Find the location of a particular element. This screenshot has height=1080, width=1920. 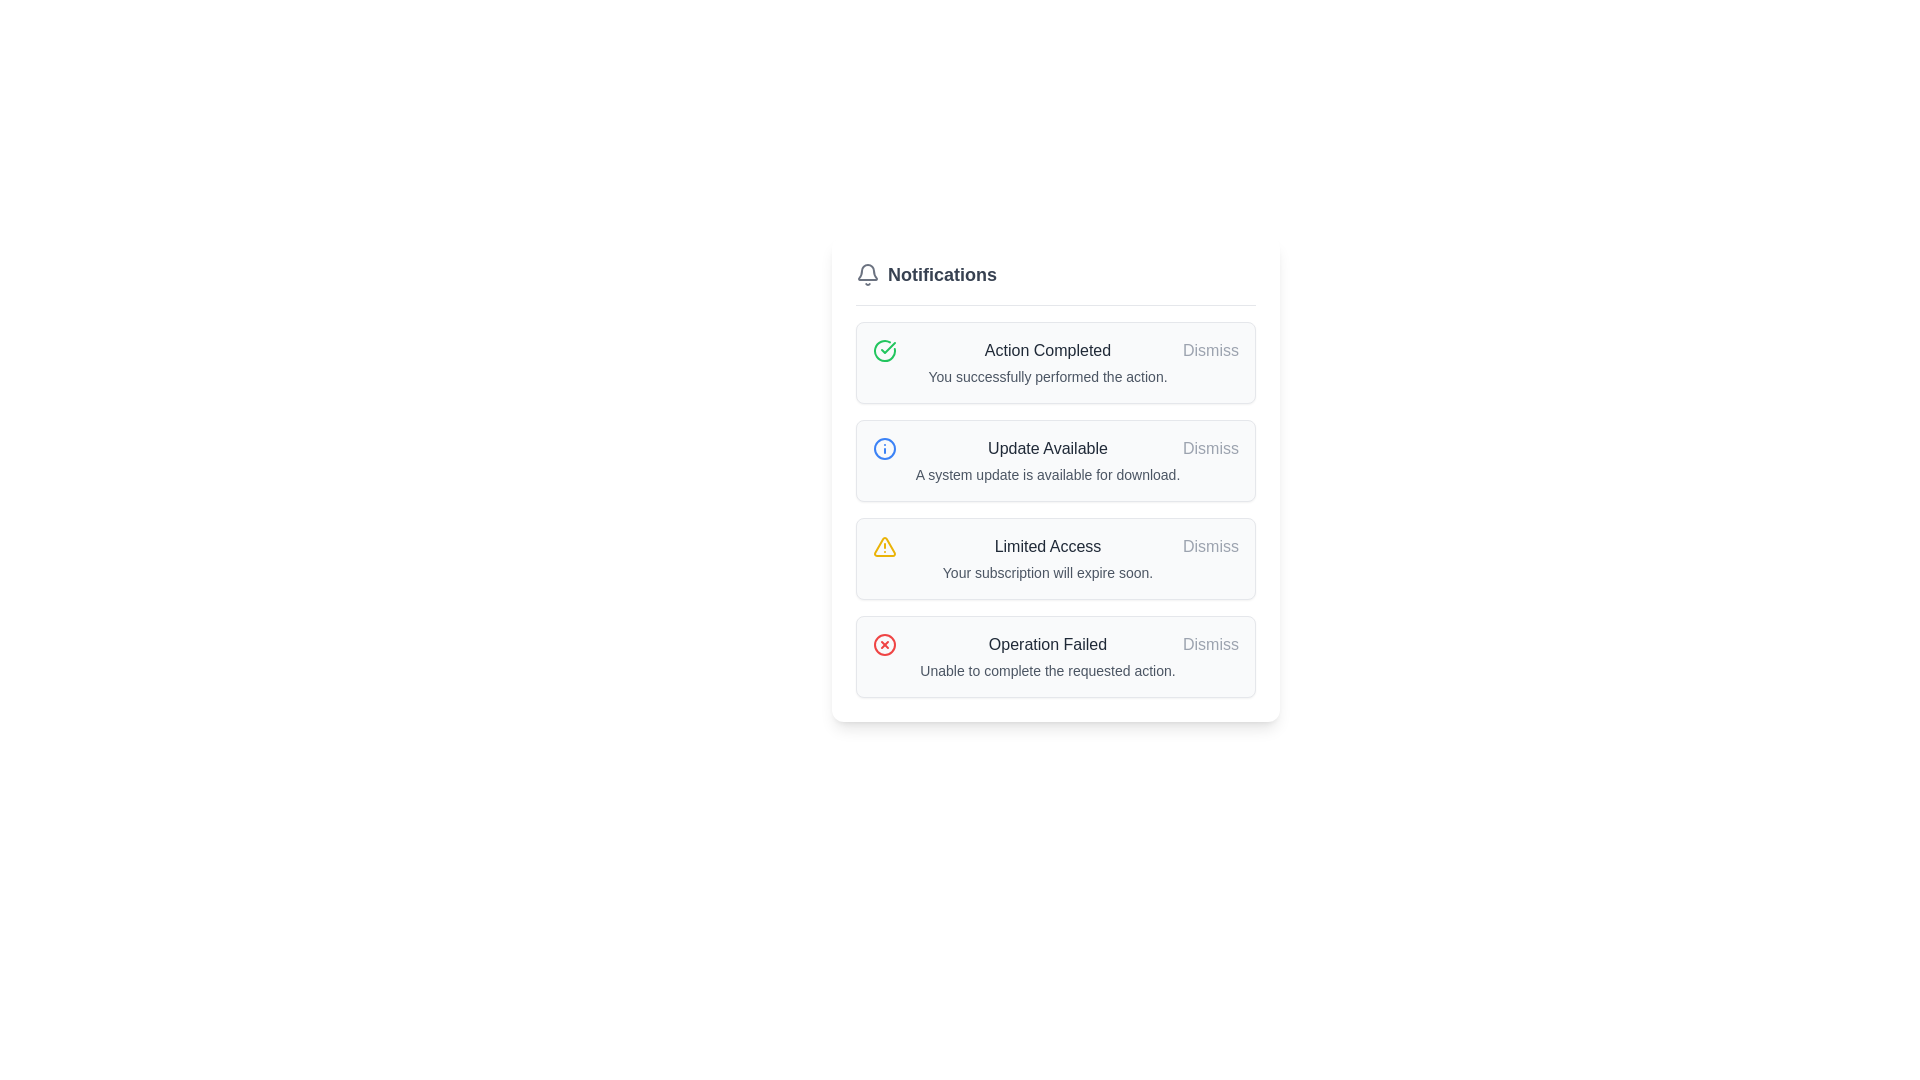

the static text label displaying 'Operation Failed' in bold dark gray font, positioned near the center of the notification card's upper section is located at coordinates (1046, 644).